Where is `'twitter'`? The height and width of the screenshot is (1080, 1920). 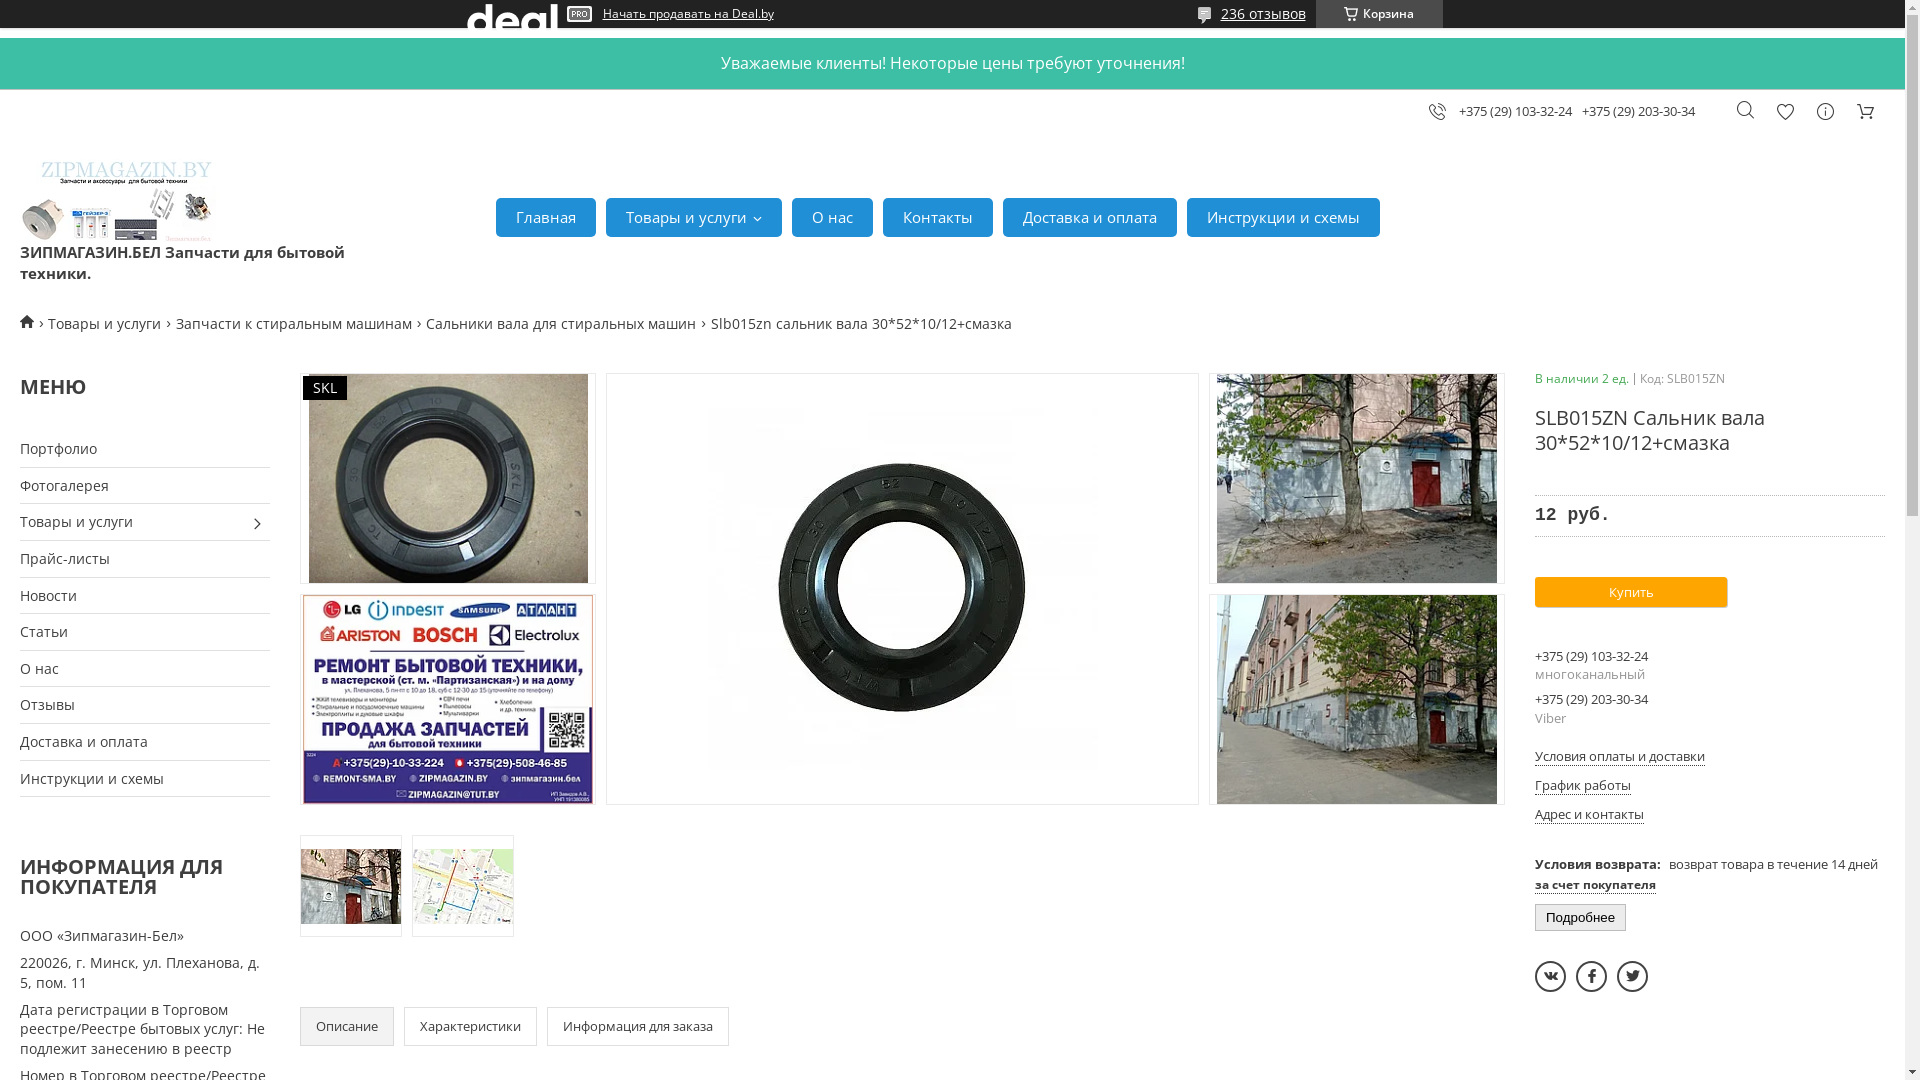
'twitter' is located at coordinates (1632, 975).